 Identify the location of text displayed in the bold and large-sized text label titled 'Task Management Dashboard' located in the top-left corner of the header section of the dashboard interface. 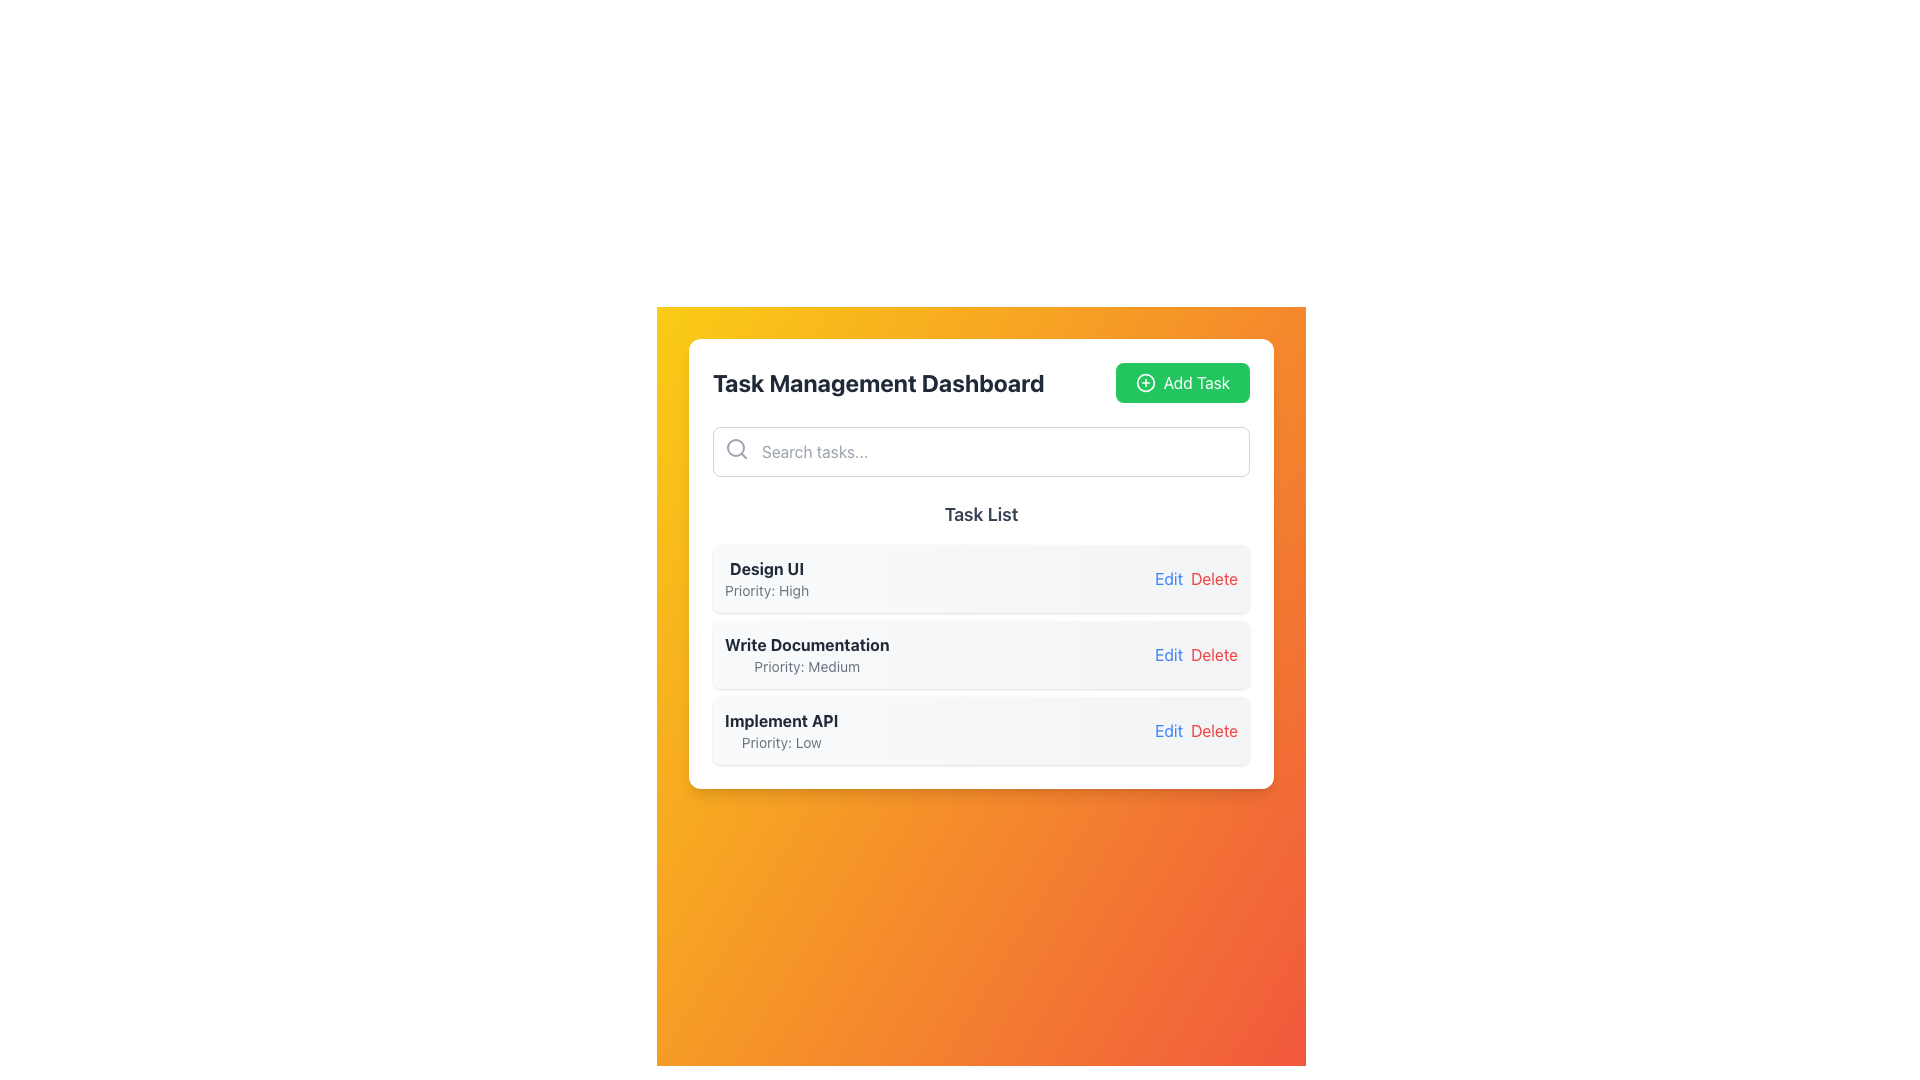
(878, 382).